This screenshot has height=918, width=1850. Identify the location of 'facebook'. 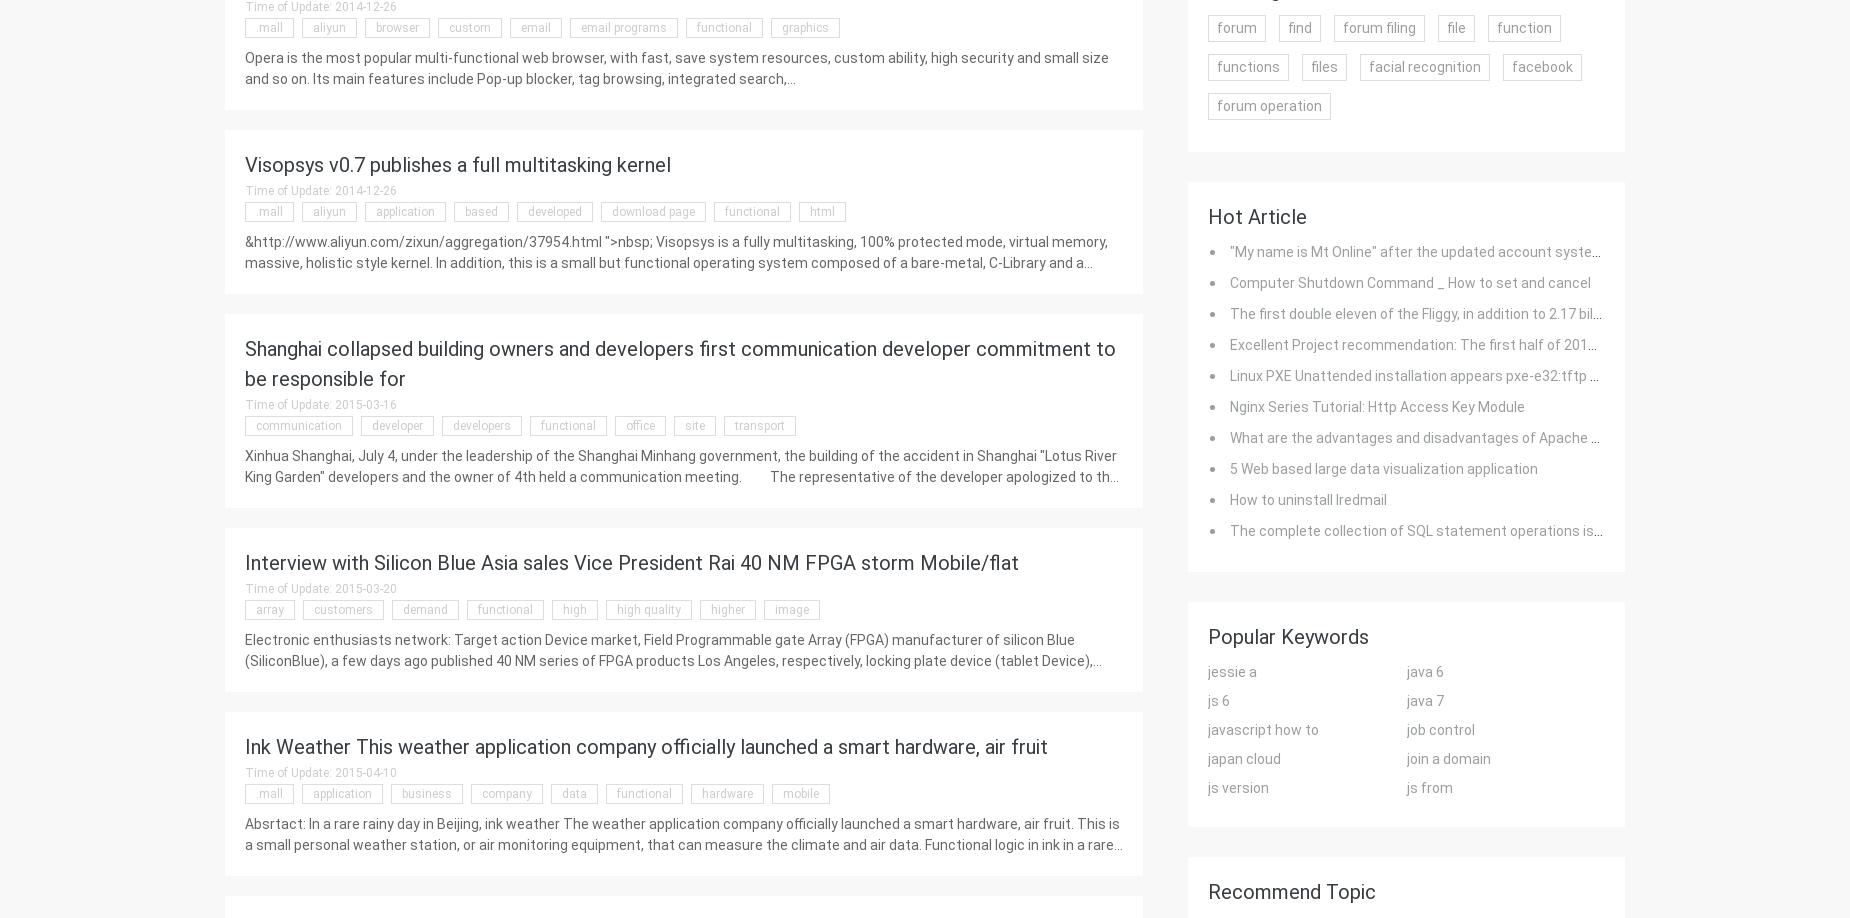
(1542, 67).